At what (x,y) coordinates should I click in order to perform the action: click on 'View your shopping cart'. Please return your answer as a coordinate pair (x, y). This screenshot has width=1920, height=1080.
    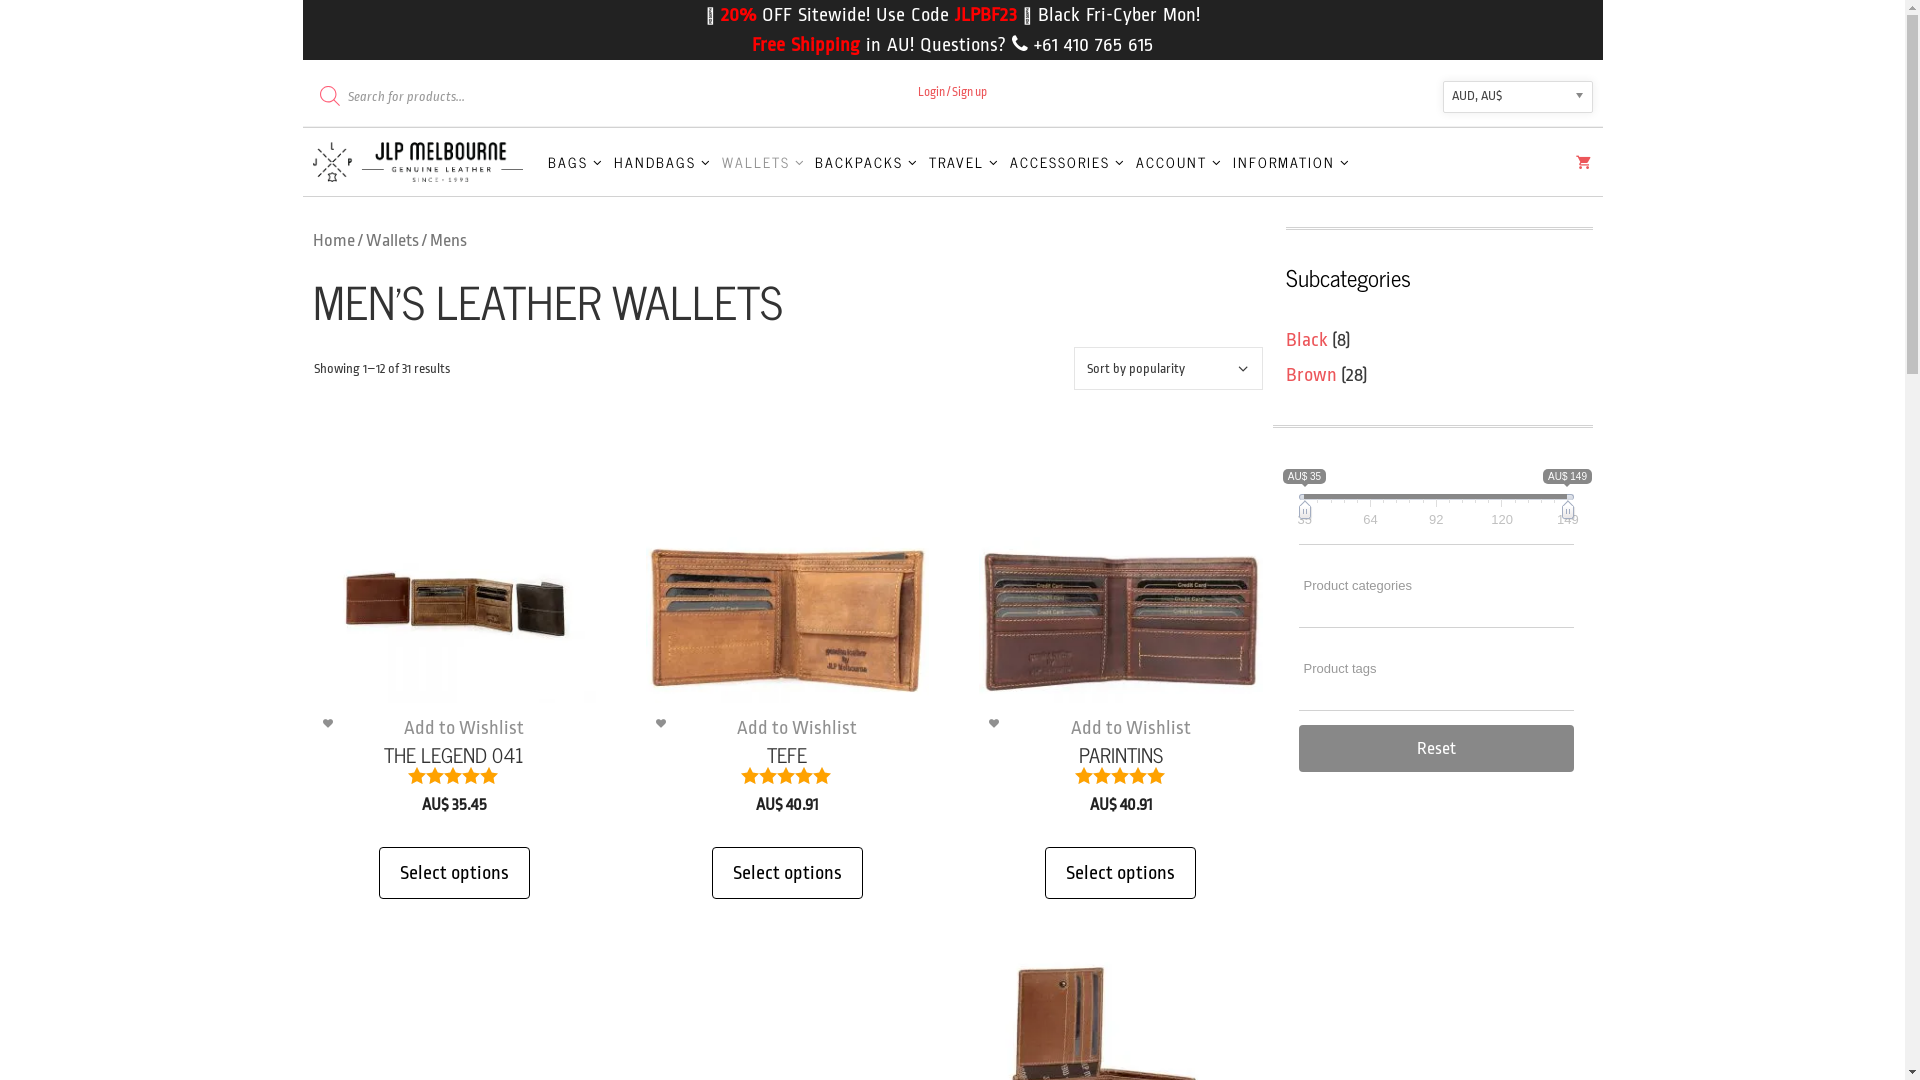
    Looking at the image, I should click on (1582, 164).